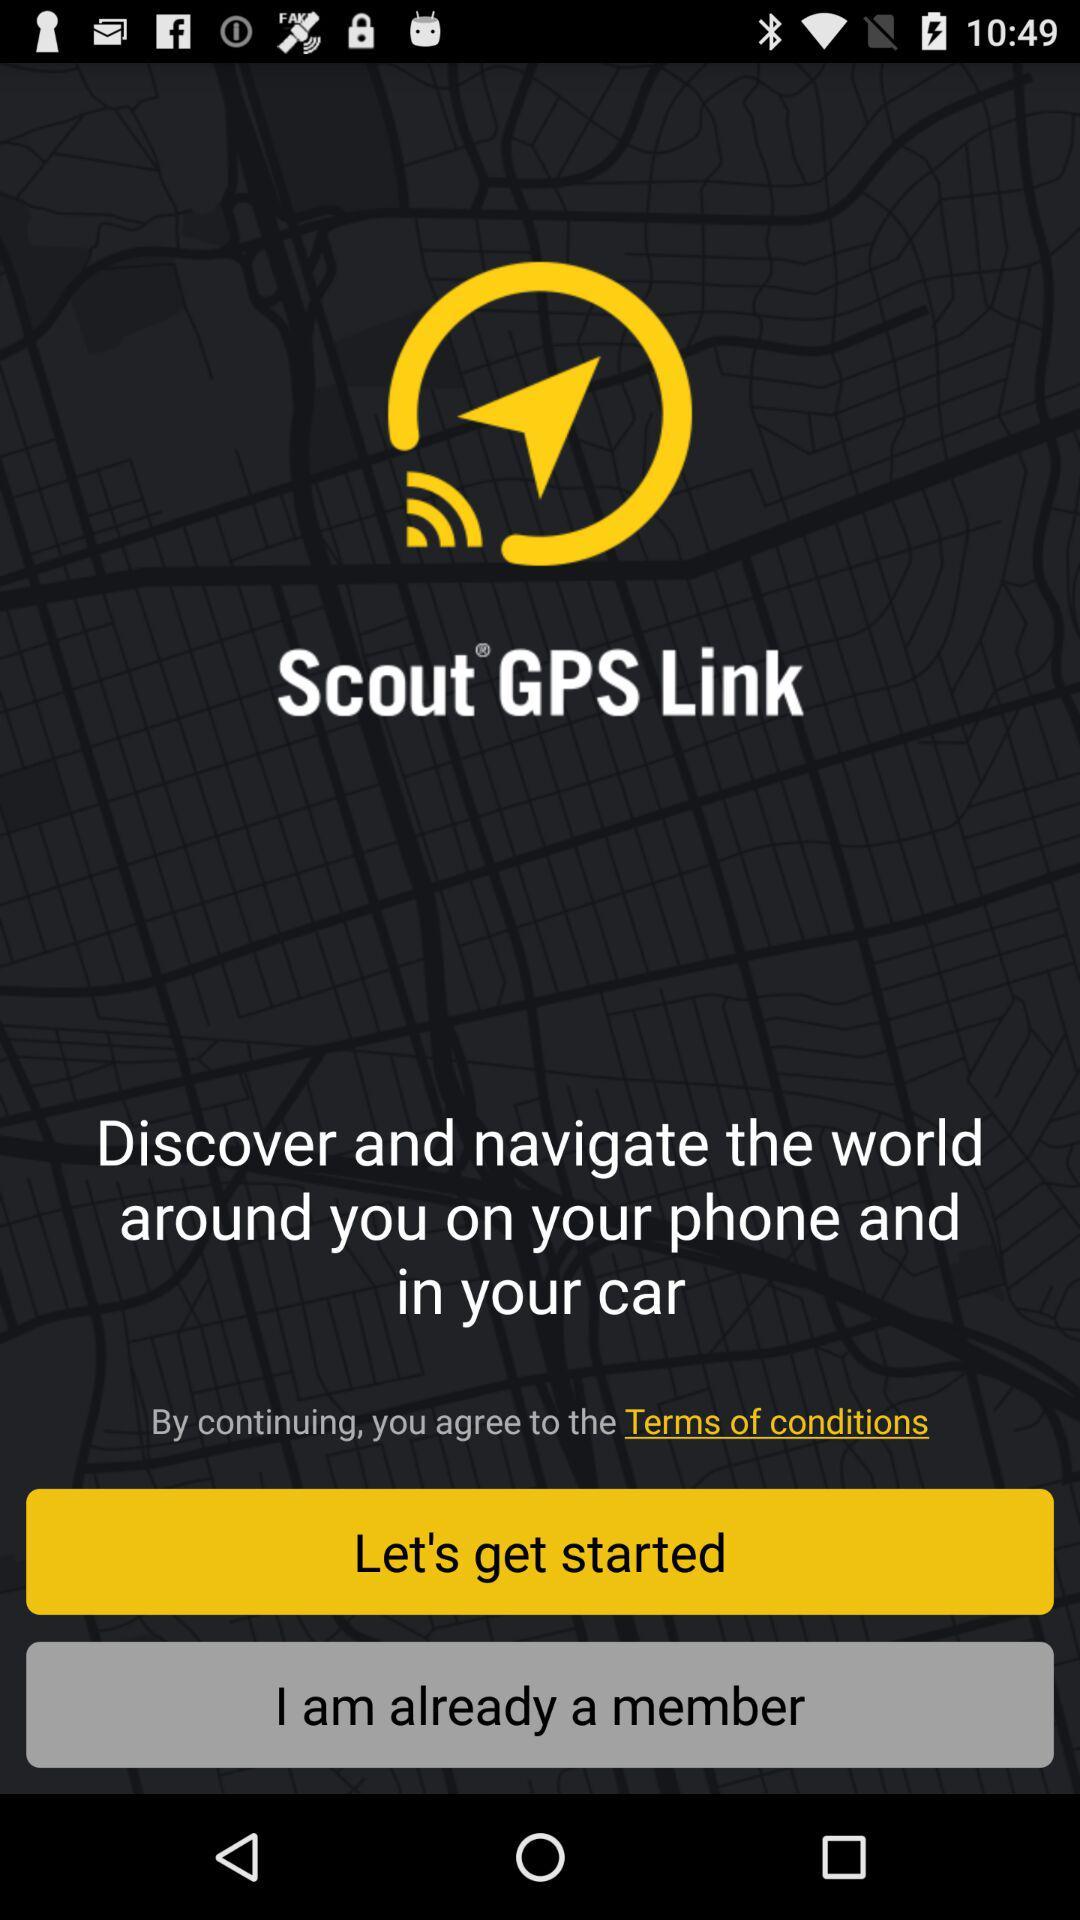 The height and width of the screenshot is (1920, 1080). I want to click on i am already icon, so click(540, 1703).